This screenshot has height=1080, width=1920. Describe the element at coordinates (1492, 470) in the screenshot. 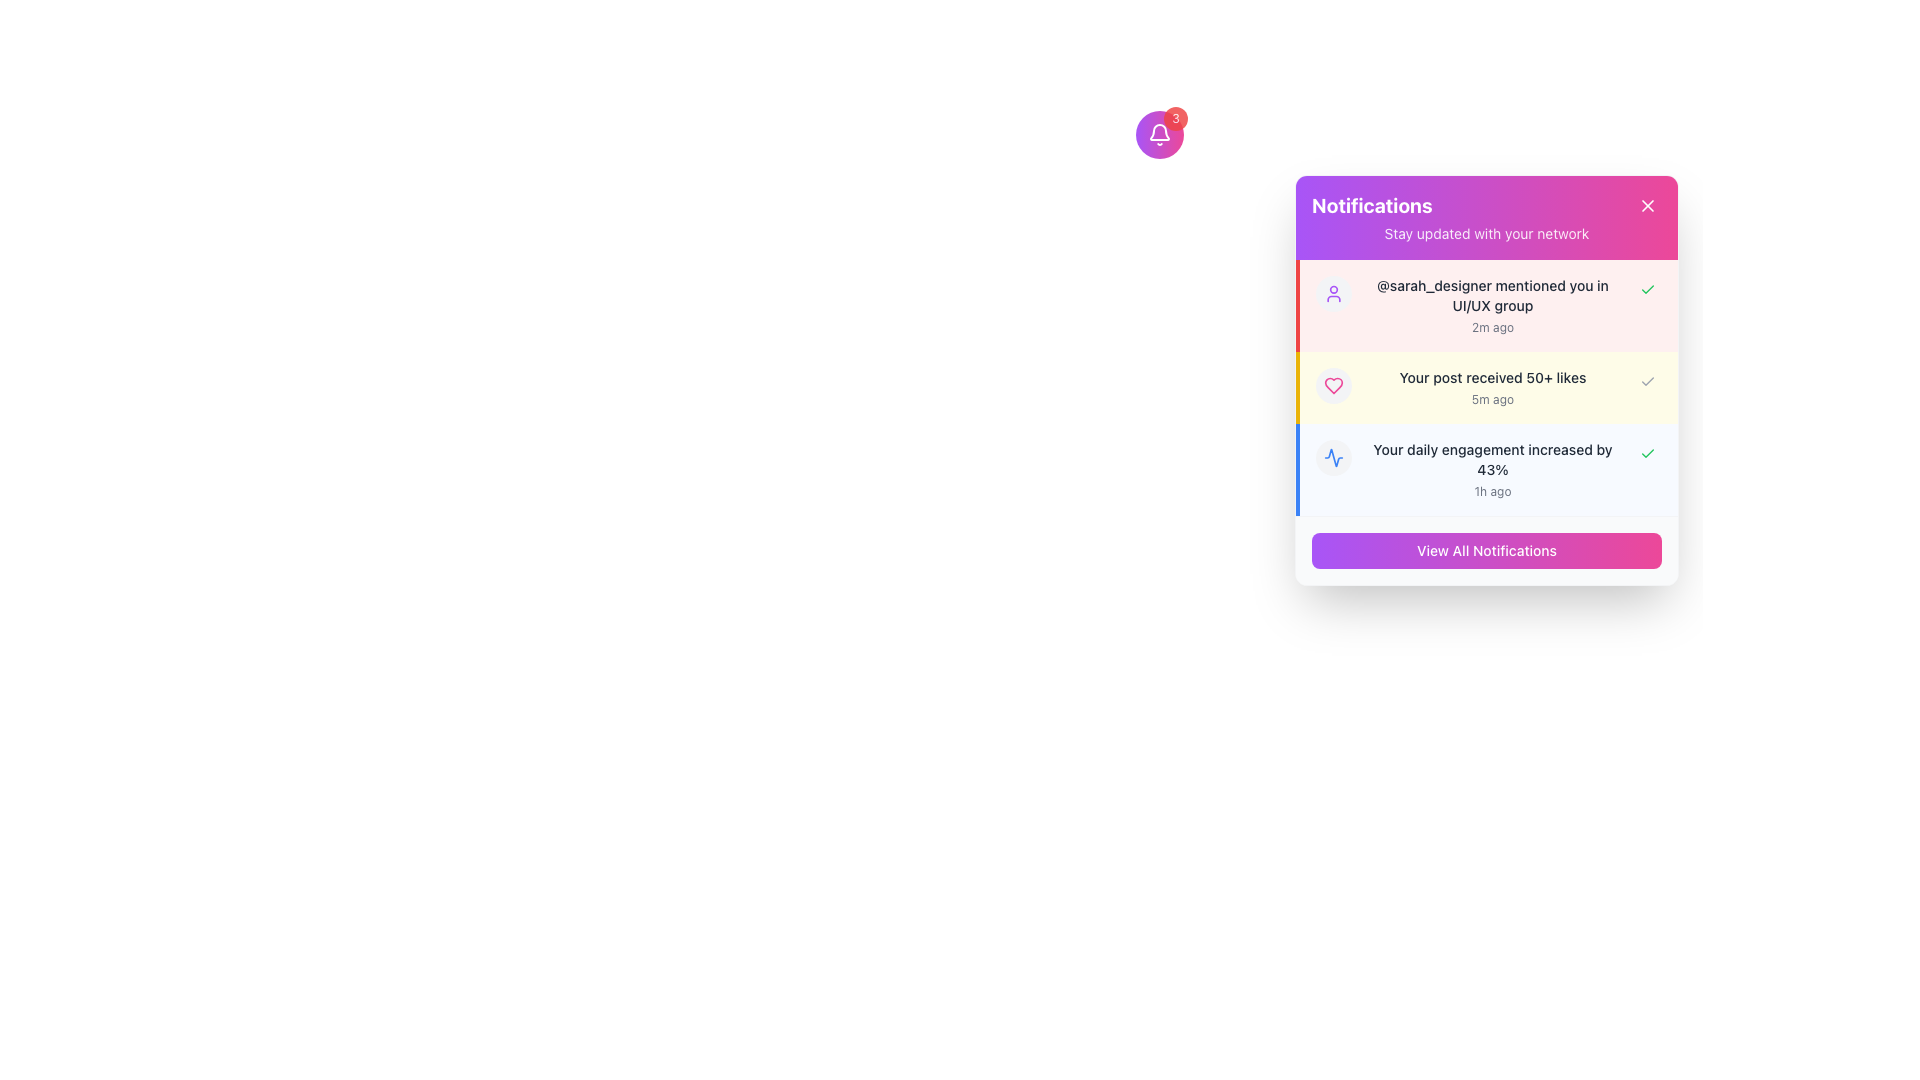

I see `the Notification summary text that informs the user about an increase in their daily engagement, located in the third notification row below 'Your post received 50+ likes'` at that location.